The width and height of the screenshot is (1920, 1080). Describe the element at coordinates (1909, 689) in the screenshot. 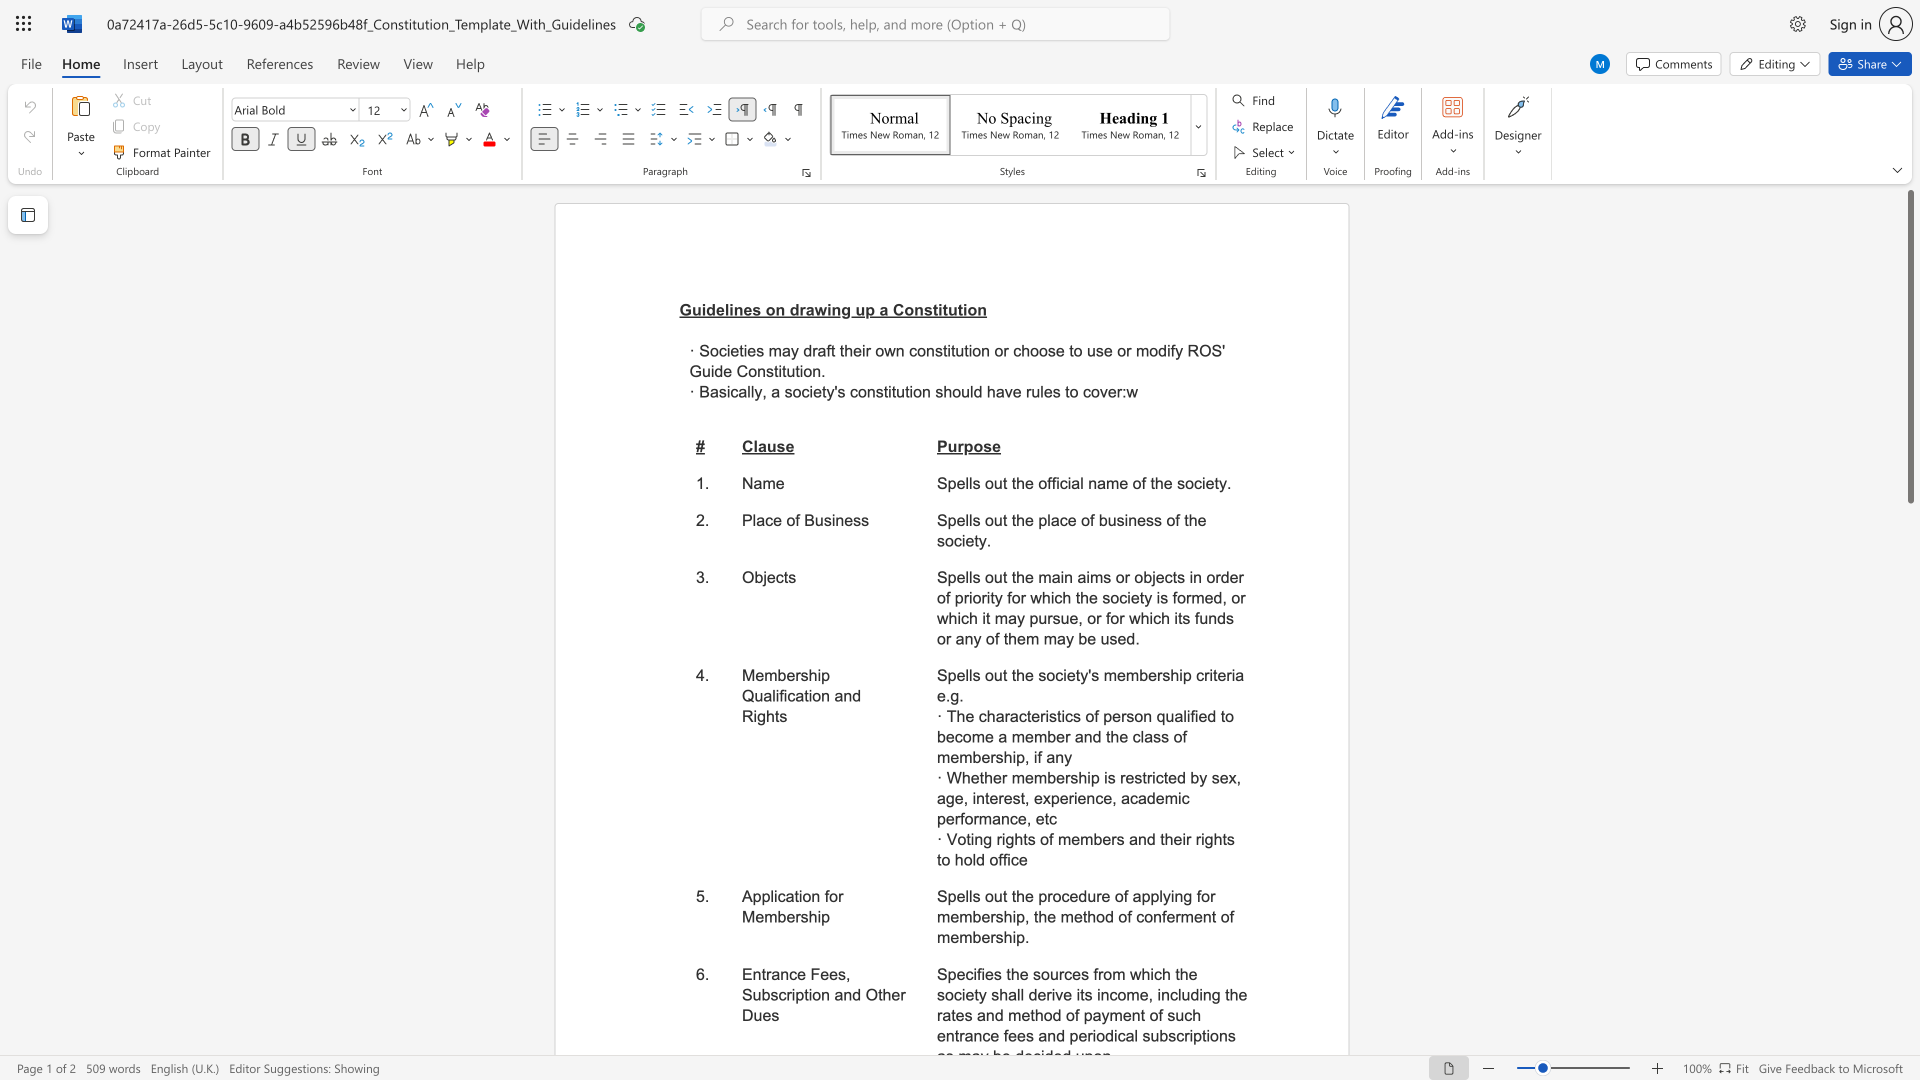

I see `the scrollbar to move the page downward` at that location.